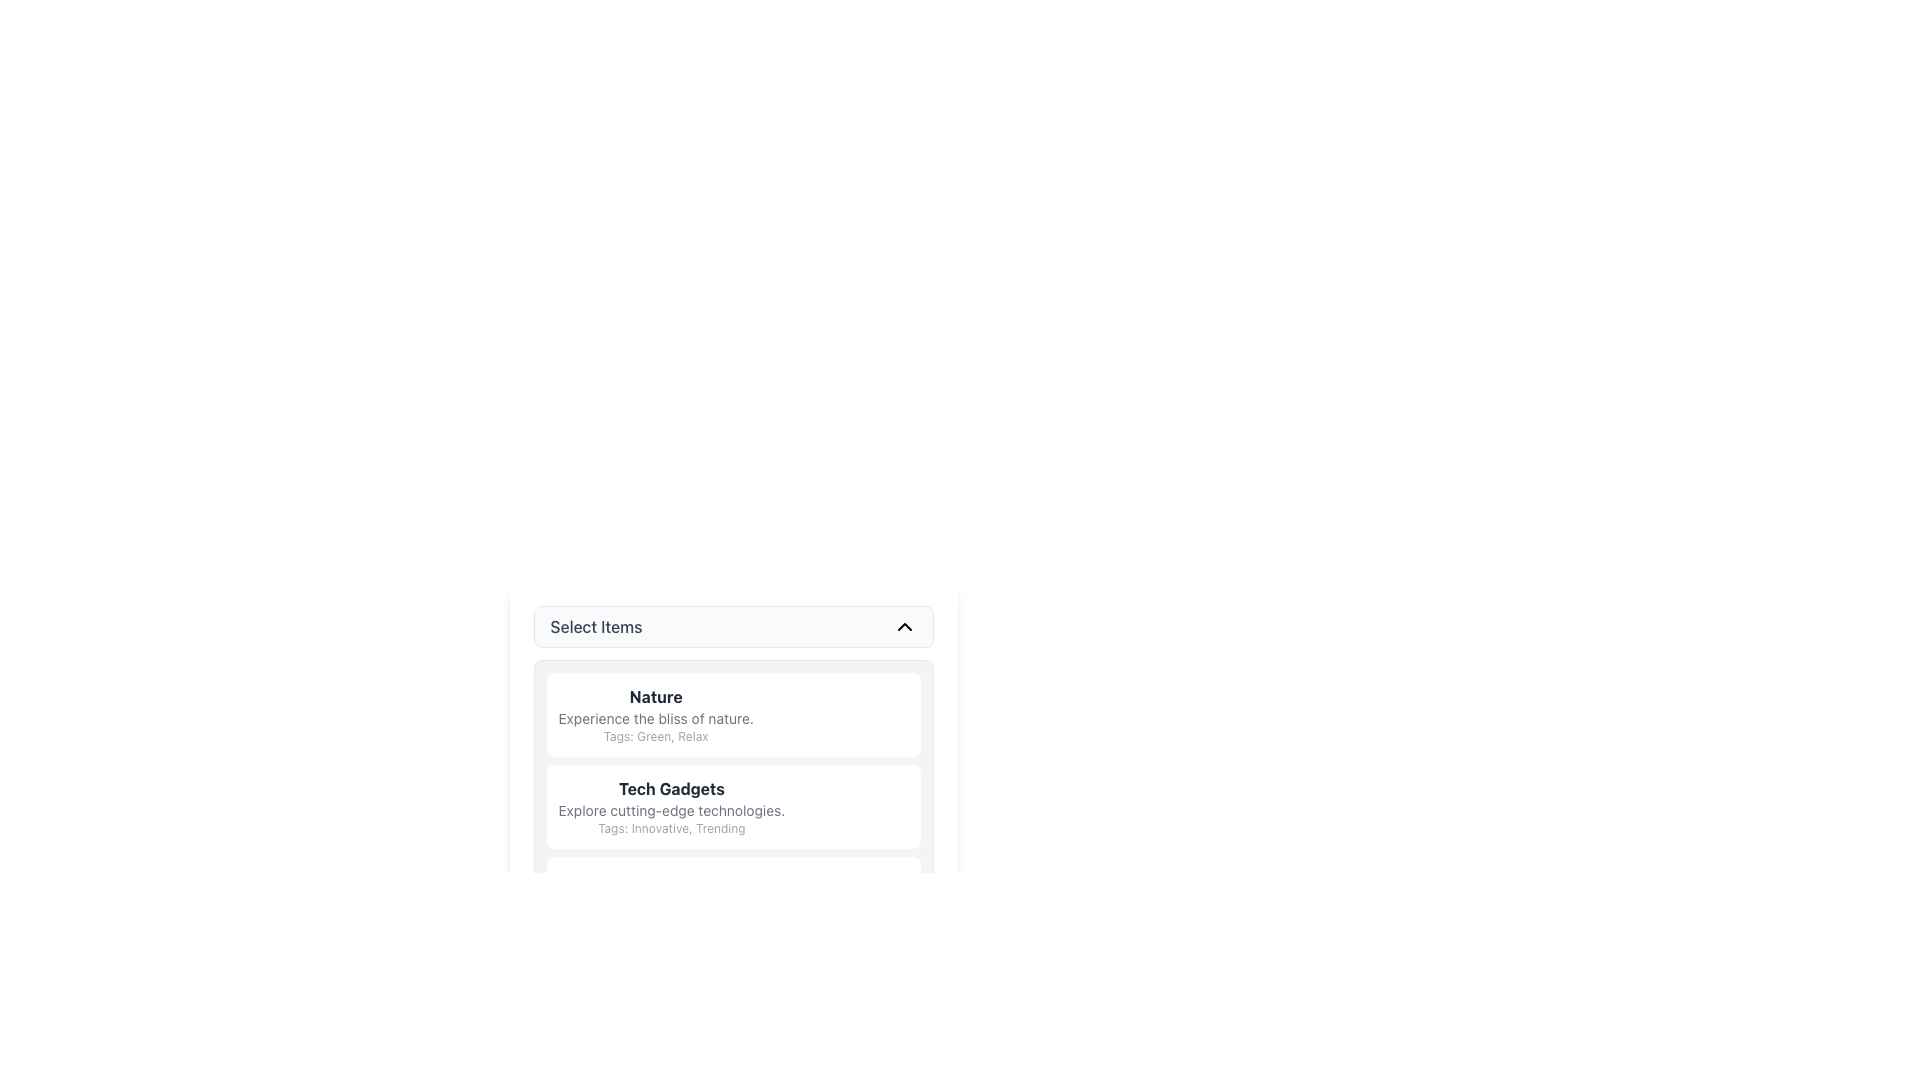 This screenshot has height=1080, width=1920. What do you see at coordinates (671, 805) in the screenshot?
I see `the selectable list item for 'Tech Gadgets'` at bounding box center [671, 805].